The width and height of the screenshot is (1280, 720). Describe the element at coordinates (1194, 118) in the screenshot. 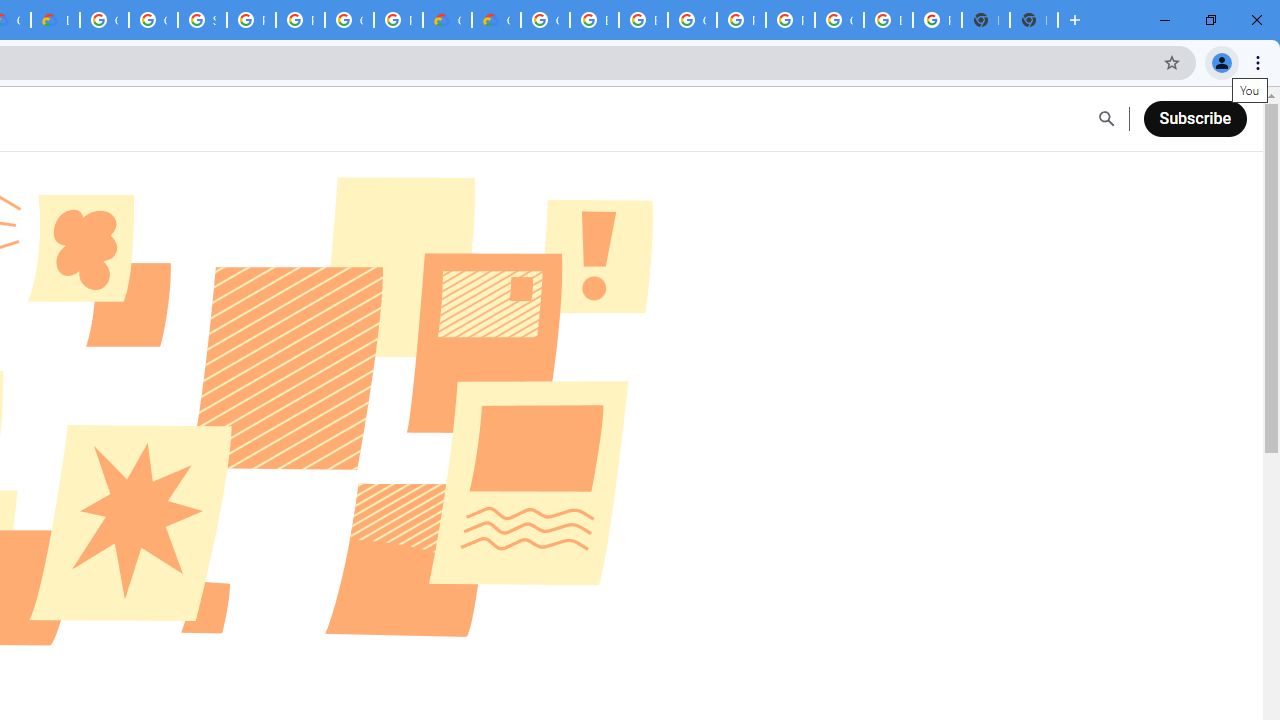

I see `'Subscribe'` at that location.